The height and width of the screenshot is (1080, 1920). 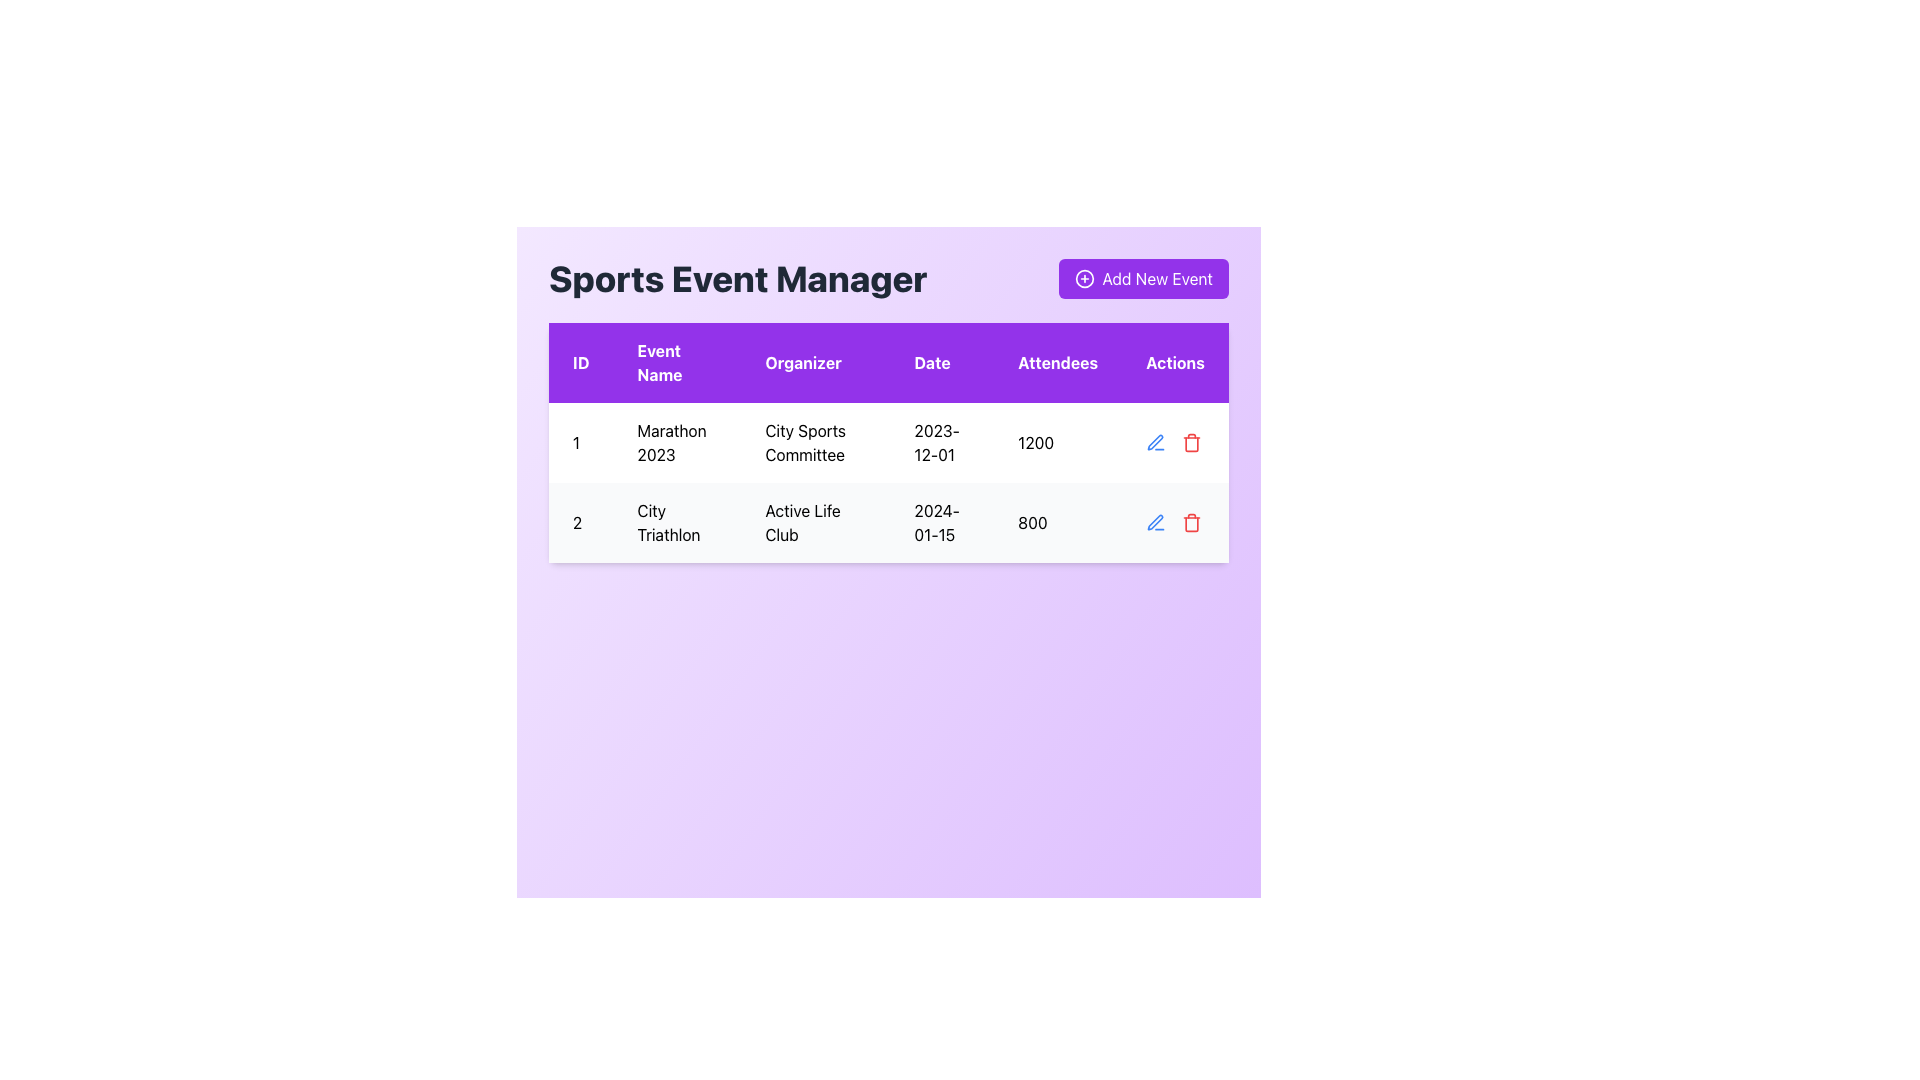 I want to click on text content displayed in the Text Display element showing the date '2024-01-15' located in the second row, fourth column of the table, so click(x=941, y=522).